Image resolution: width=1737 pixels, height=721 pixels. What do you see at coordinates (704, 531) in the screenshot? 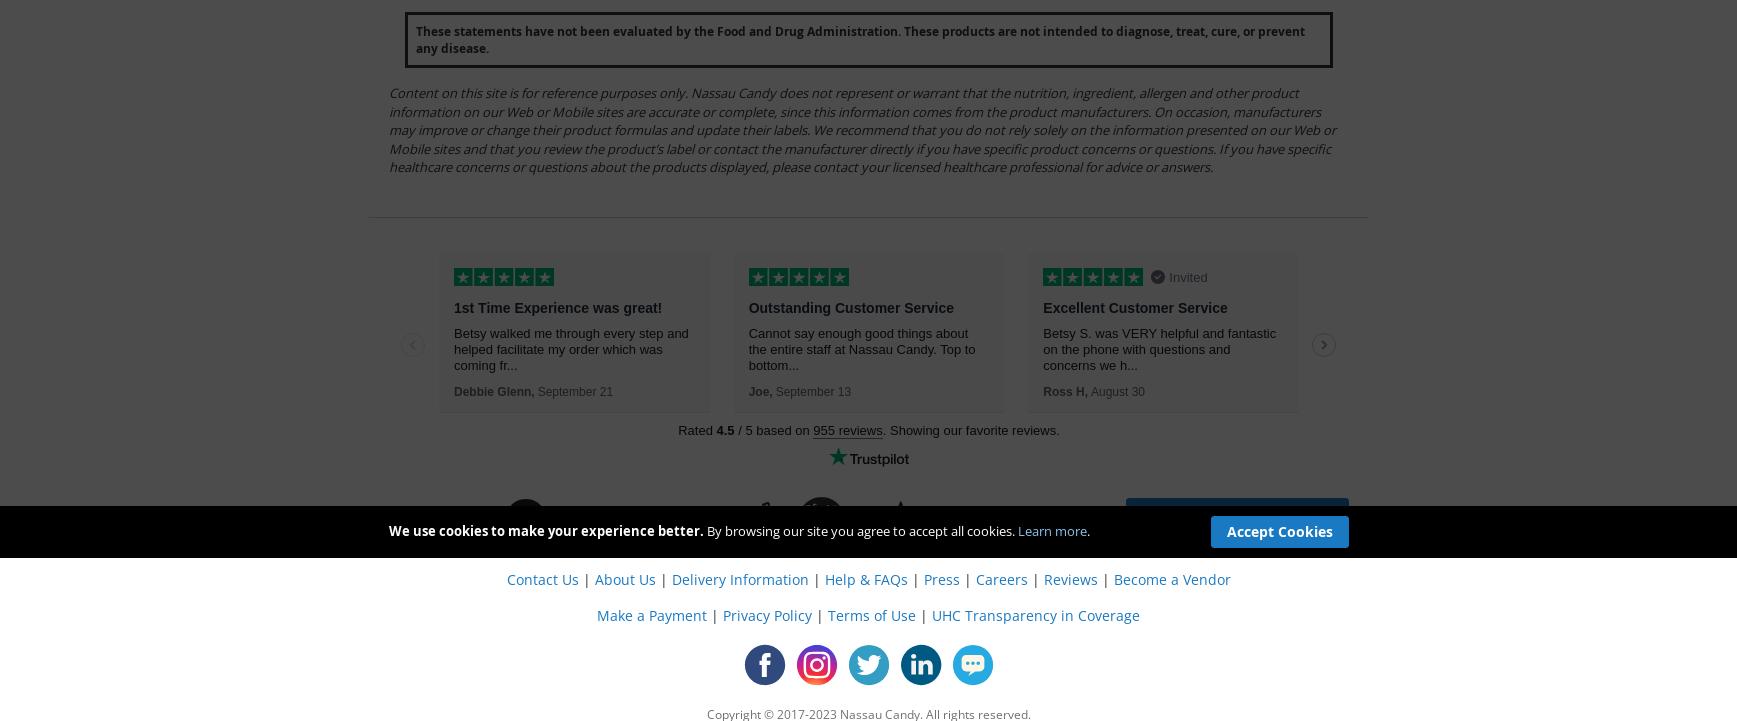
I see `'By browsing our site you agree to accept all cookies.'` at bounding box center [704, 531].